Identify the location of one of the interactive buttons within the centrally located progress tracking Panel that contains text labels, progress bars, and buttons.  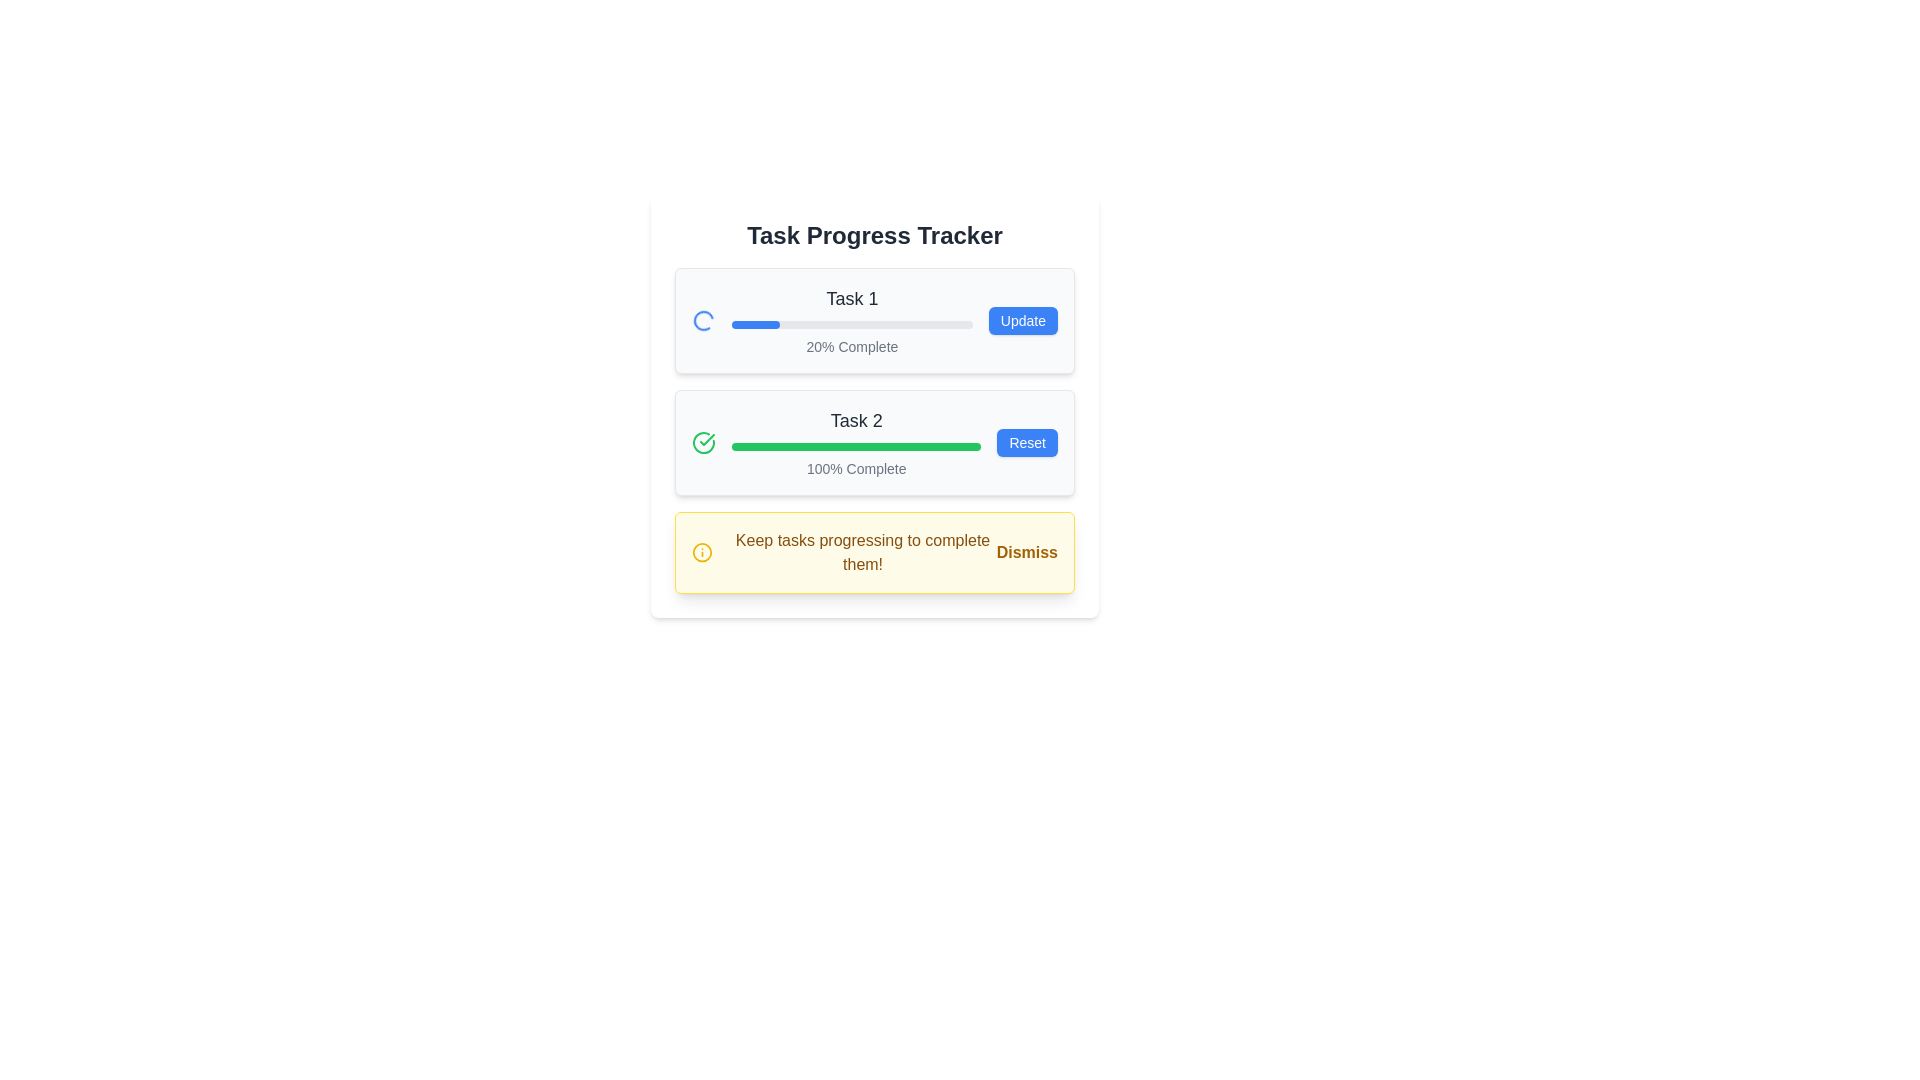
(874, 406).